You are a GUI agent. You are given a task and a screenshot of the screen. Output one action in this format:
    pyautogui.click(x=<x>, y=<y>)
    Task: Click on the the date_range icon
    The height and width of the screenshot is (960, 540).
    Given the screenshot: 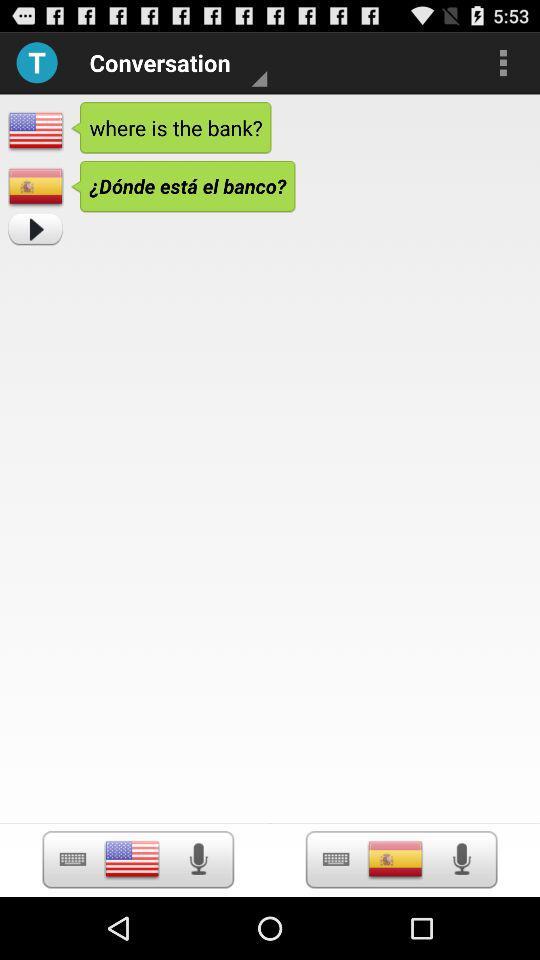 What is the action you would take?
    pyautogui.click(x=336, y=920)
    